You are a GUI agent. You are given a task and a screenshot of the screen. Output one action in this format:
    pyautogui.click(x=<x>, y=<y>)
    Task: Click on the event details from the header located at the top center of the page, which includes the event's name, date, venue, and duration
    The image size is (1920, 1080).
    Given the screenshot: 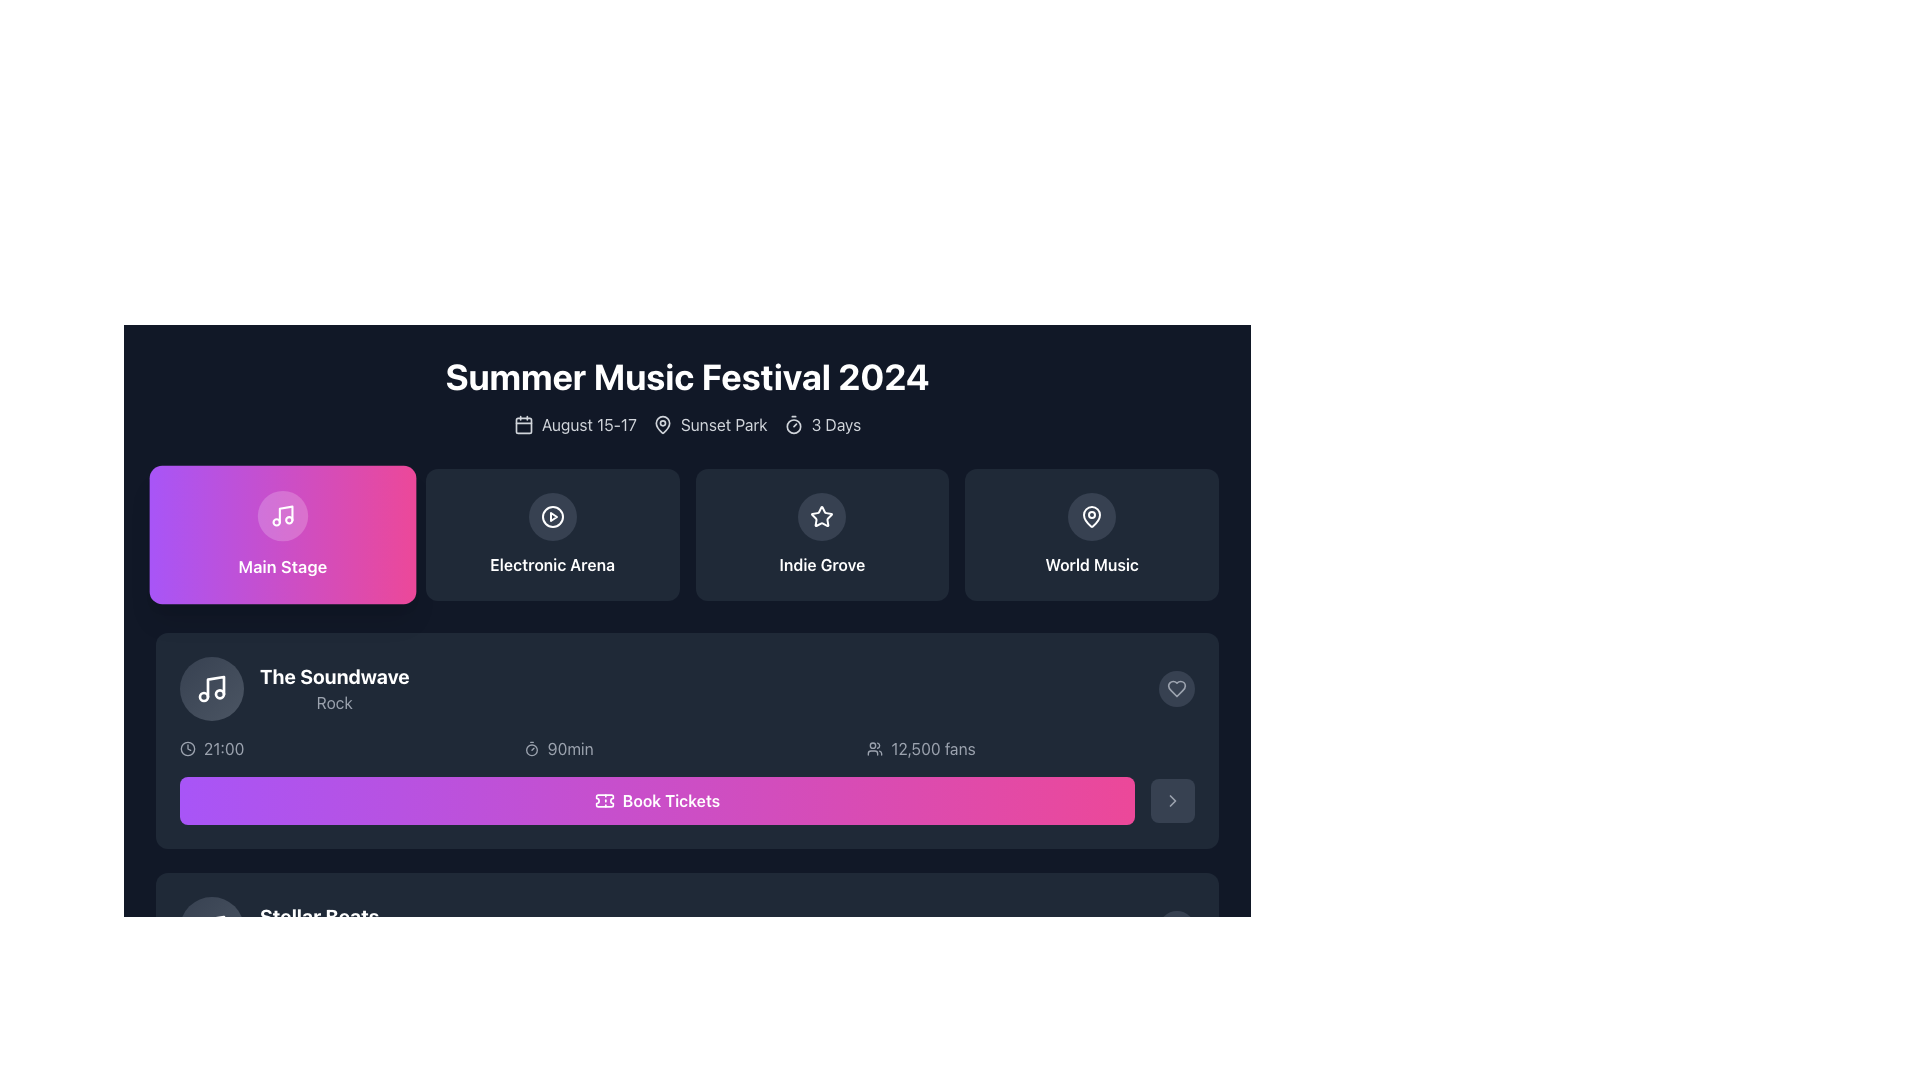 What is the action you would take?
    pyautogui.click(x=687, y=397)
    